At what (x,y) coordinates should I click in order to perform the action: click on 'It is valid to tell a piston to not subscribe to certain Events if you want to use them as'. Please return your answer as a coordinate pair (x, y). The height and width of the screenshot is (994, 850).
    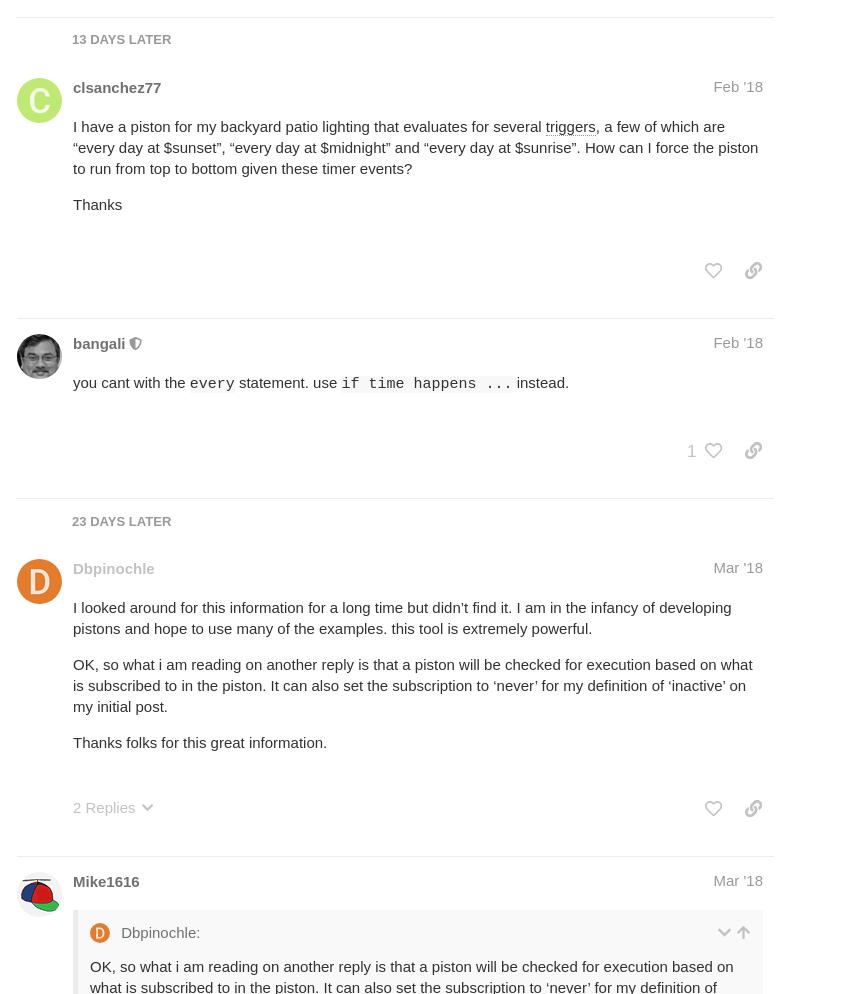
    Looking at the image, I should click on (353, 433).